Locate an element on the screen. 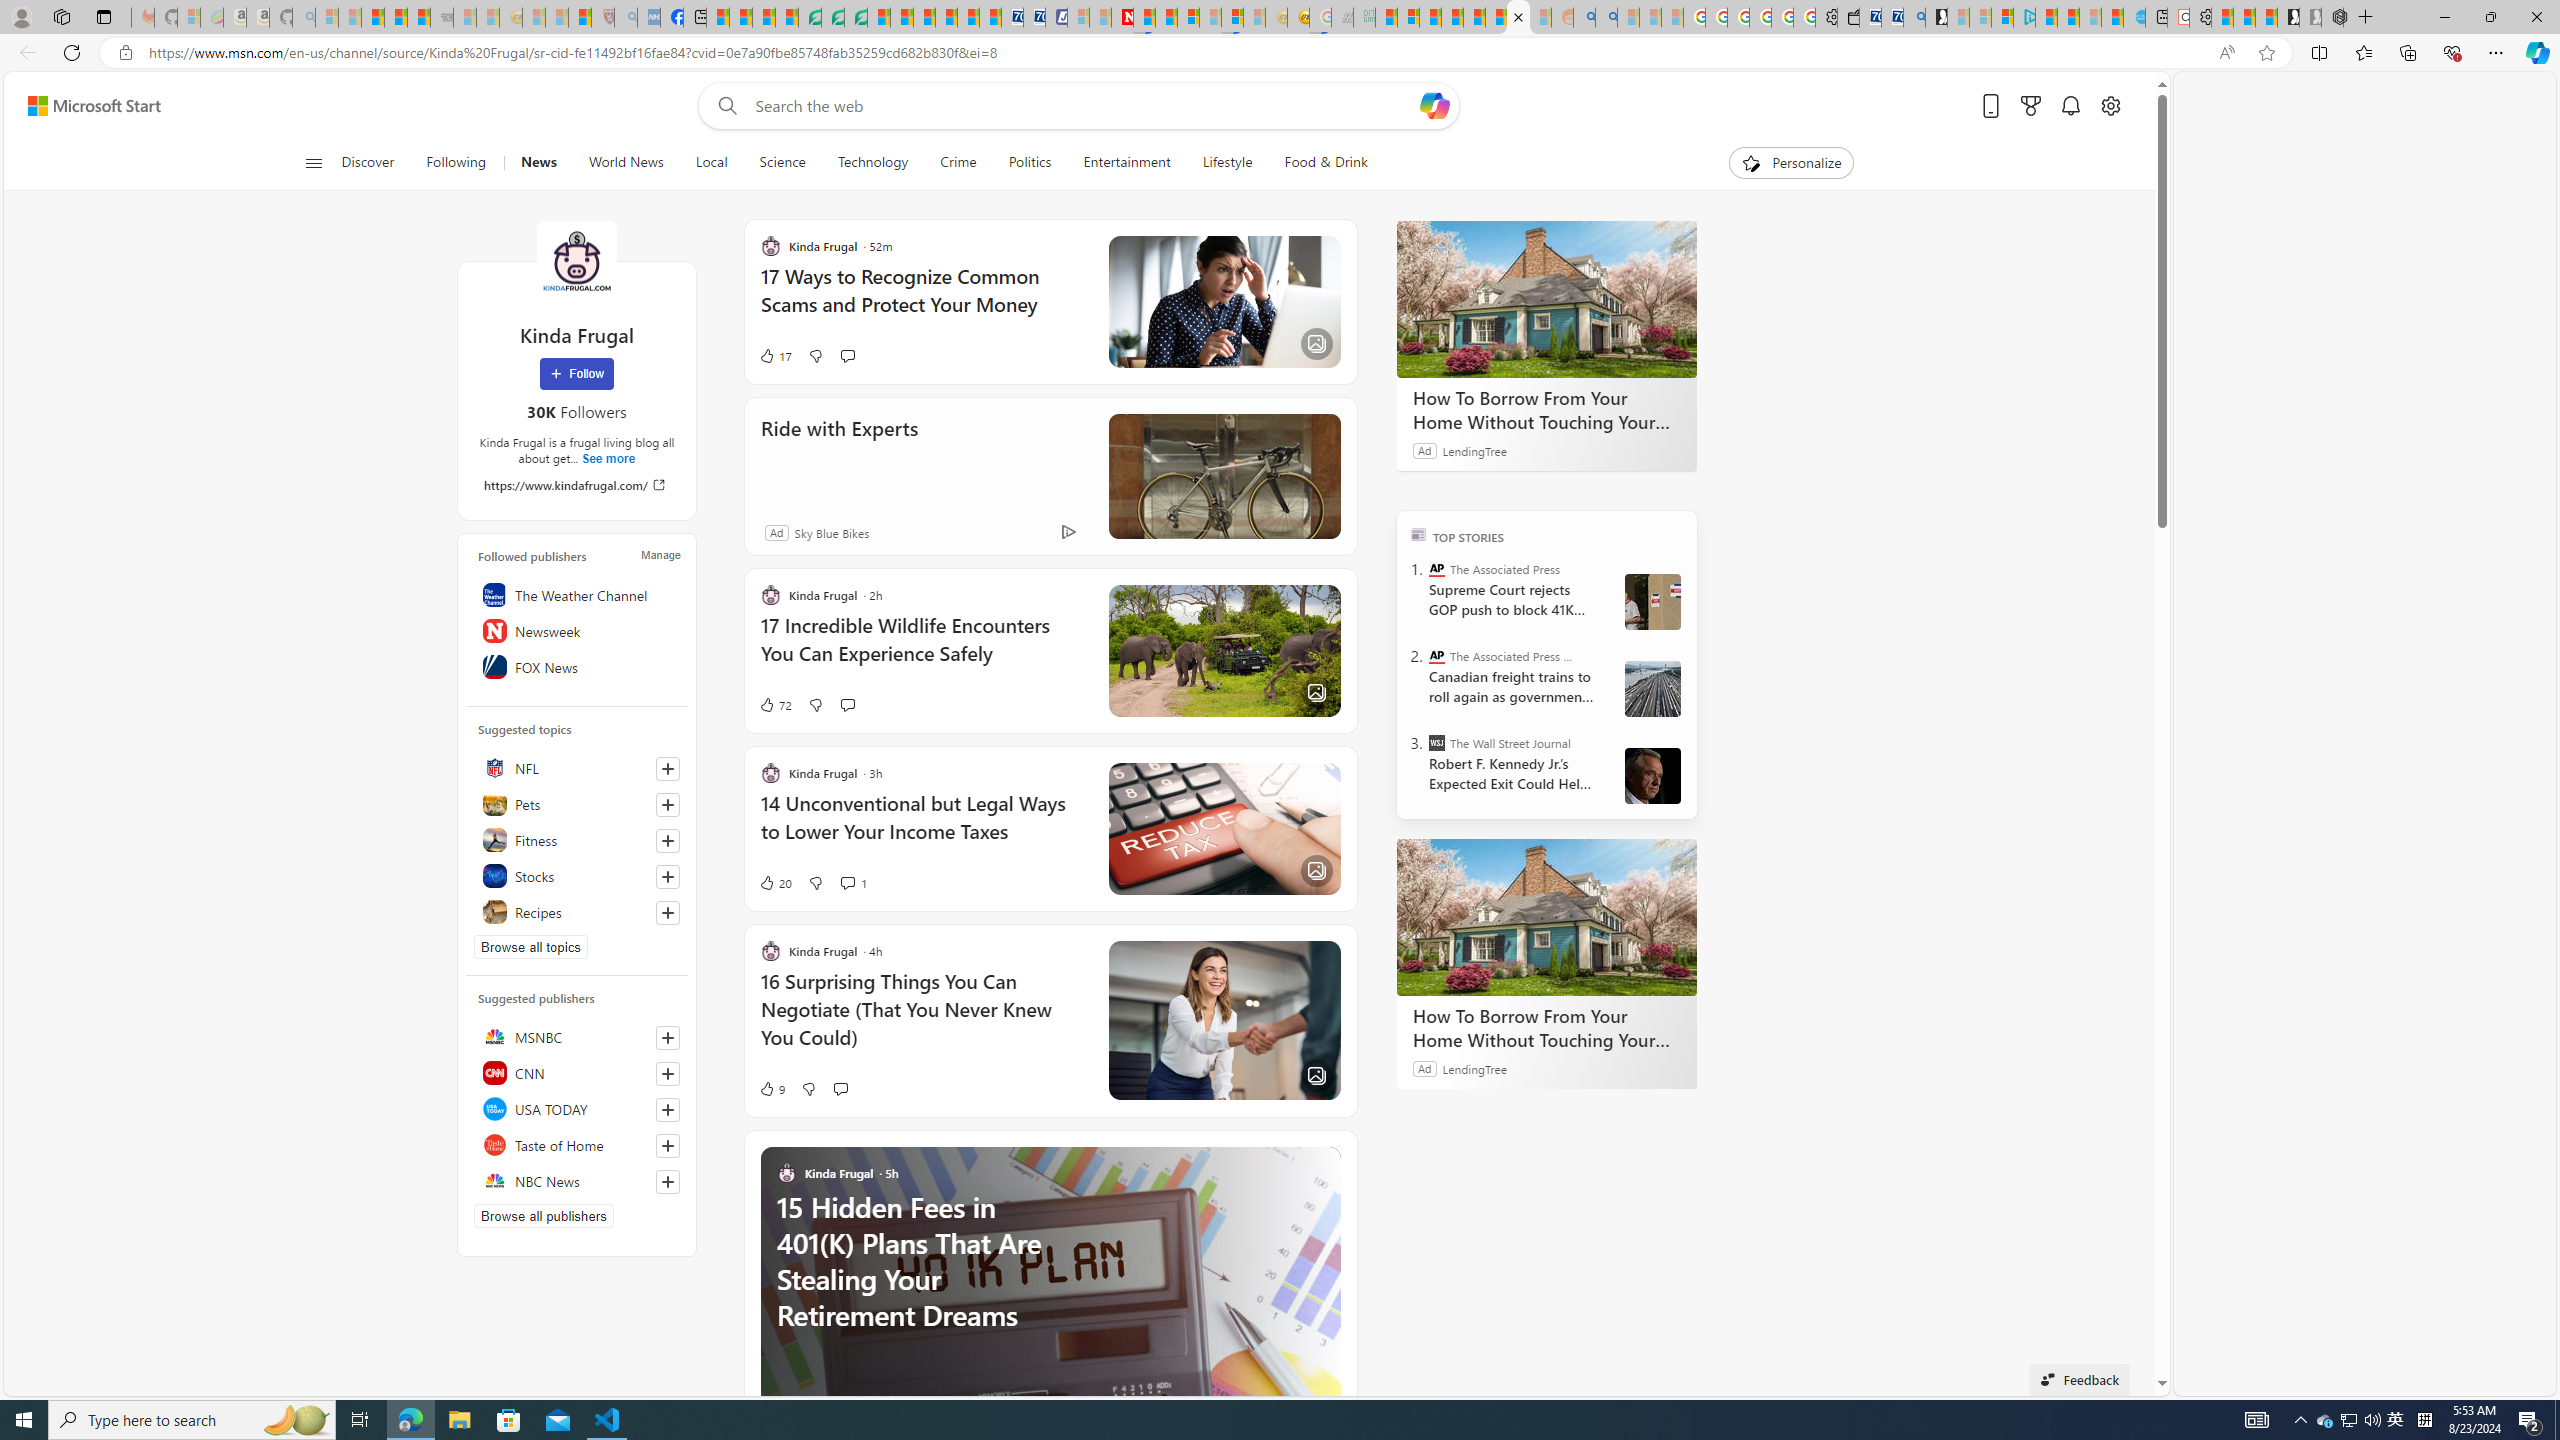  'FOX News' is located at coordinates (575, 666).